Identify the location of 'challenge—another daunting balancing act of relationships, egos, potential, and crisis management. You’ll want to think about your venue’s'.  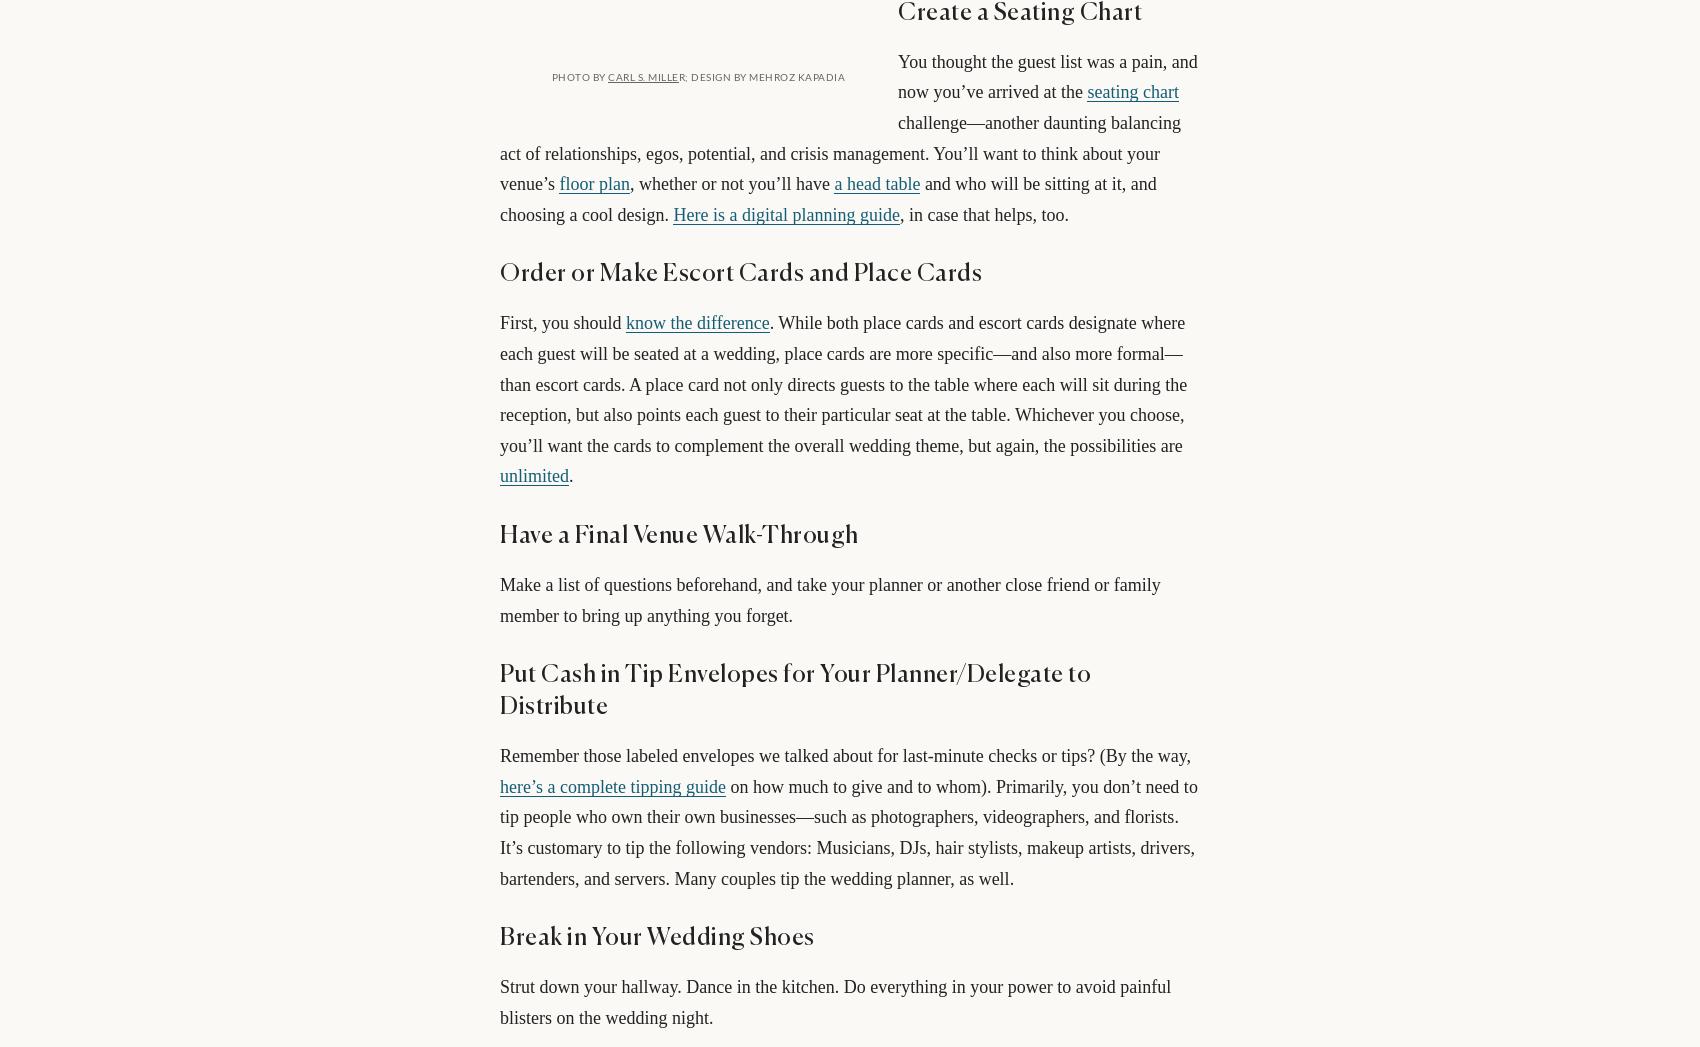
(838, 153).